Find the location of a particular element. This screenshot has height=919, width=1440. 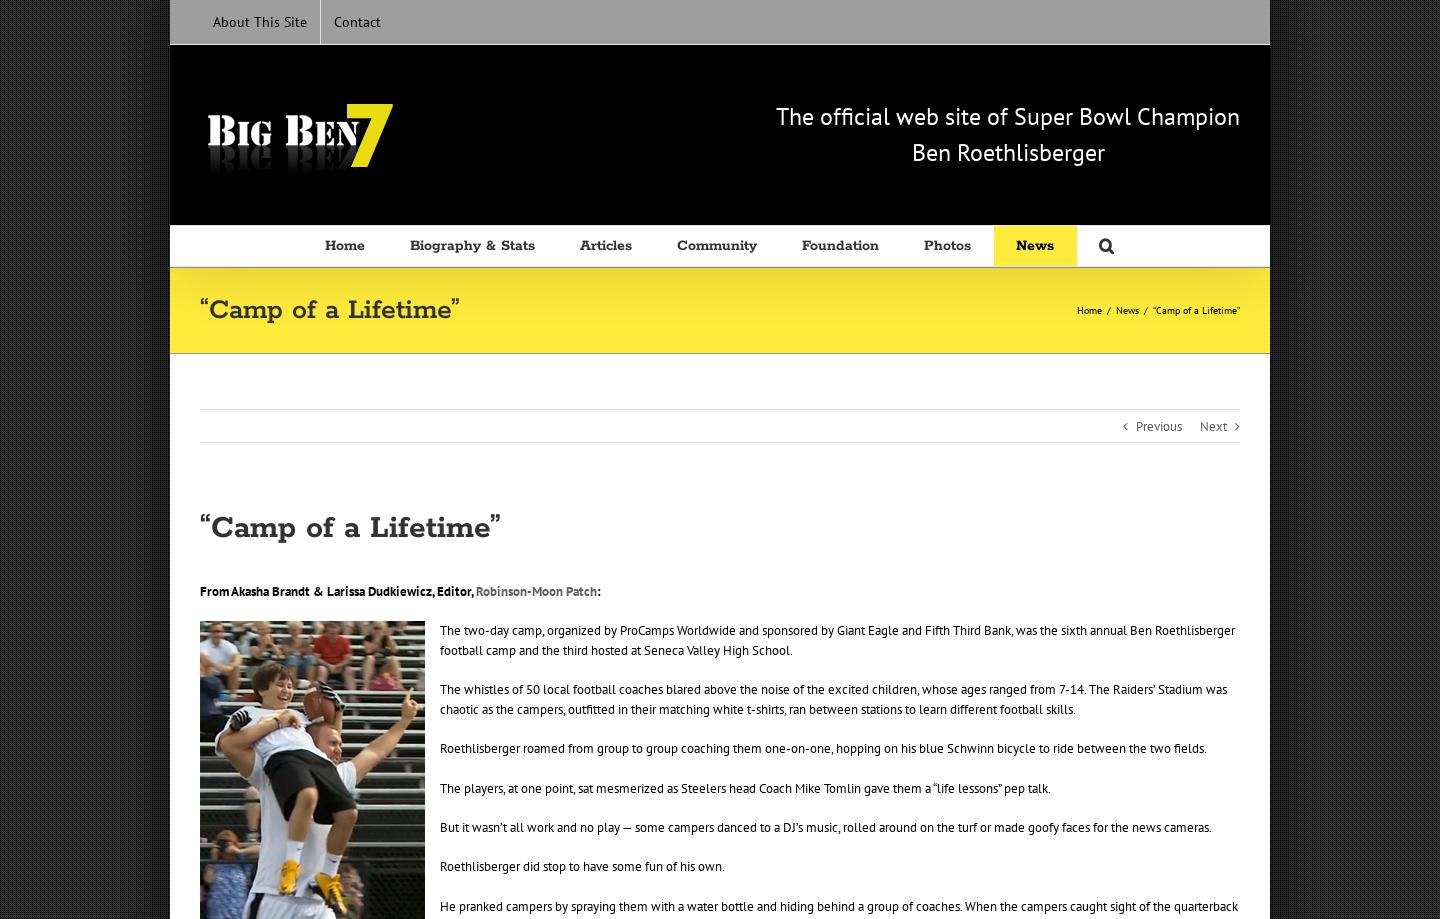

'The players, at one point, sat mesmerized as Steelers head Coach Mike Tomlin gave them a “life lessons” pep talk.' is located at coordinates (744, 787).